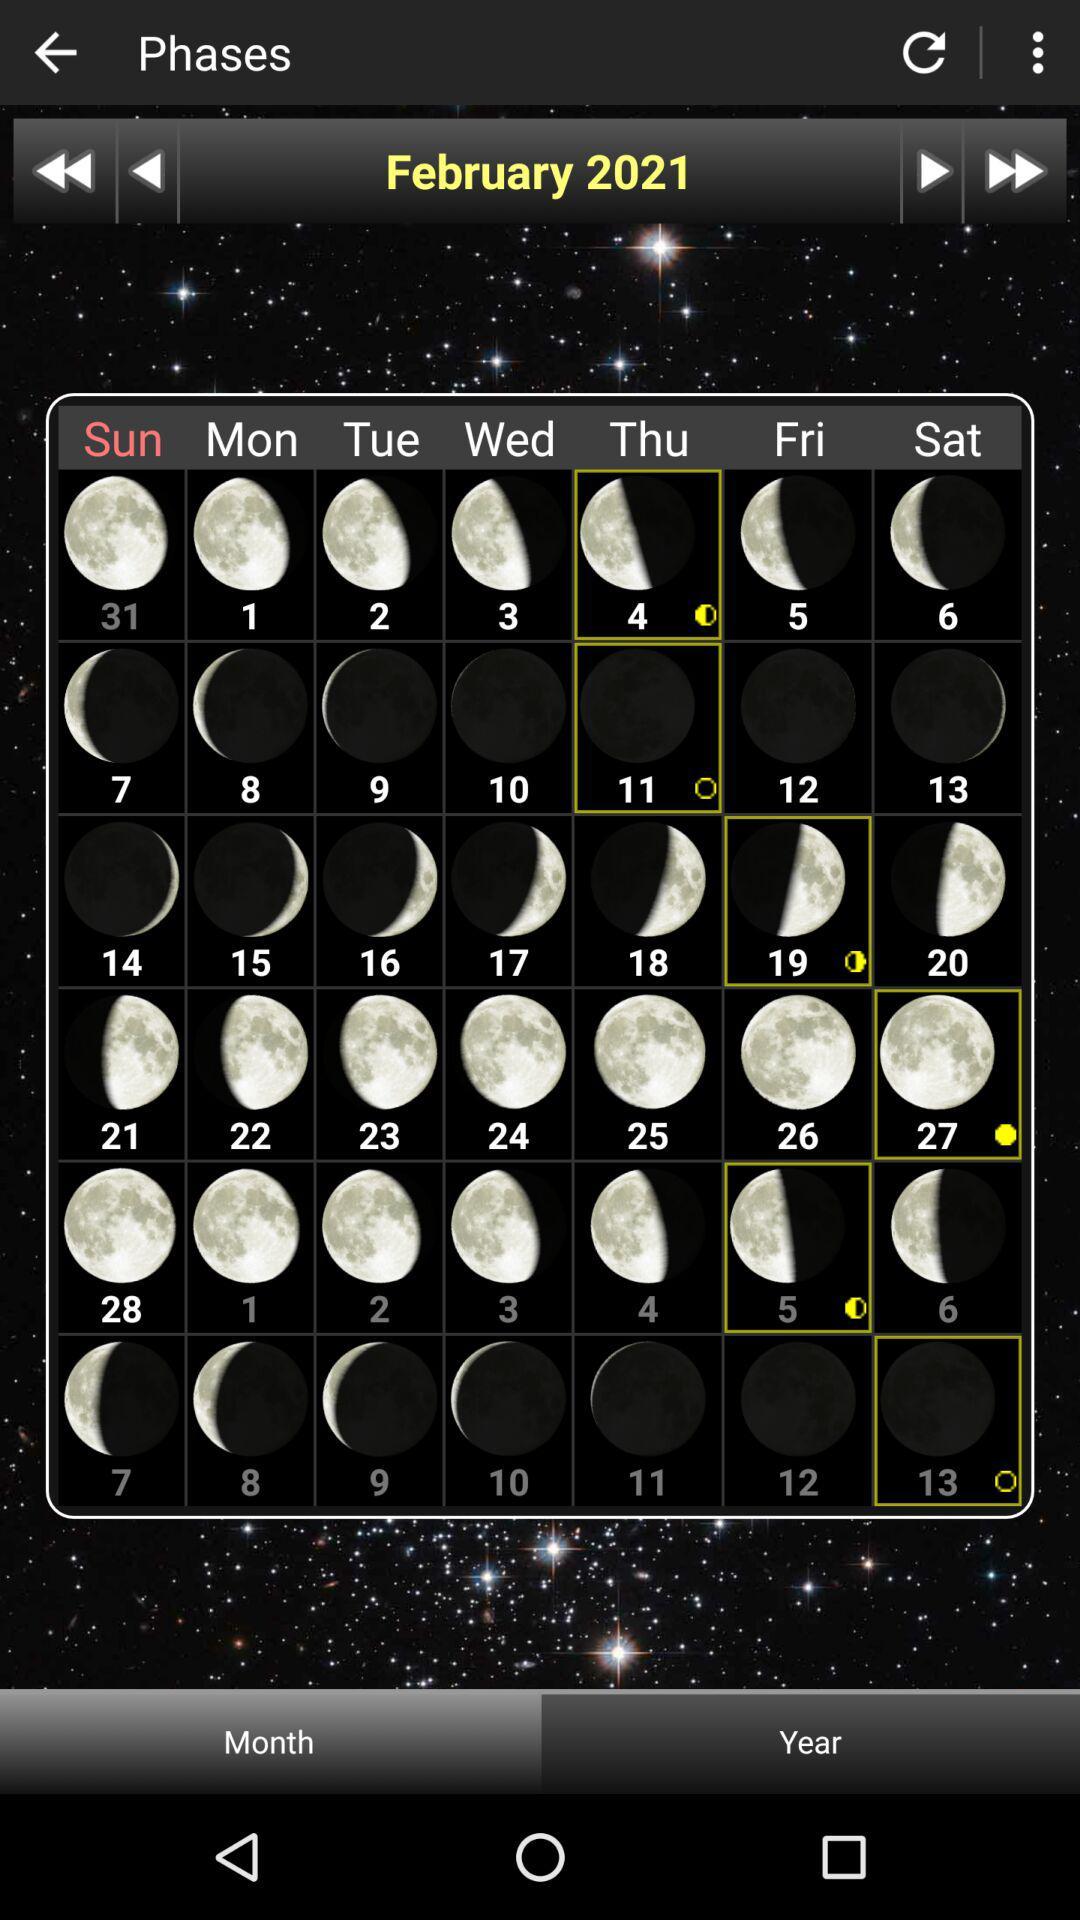 Image resolution: width=1080 pixels, height=1920 pixels. I want to click on skip forward, so click(1015, 171).